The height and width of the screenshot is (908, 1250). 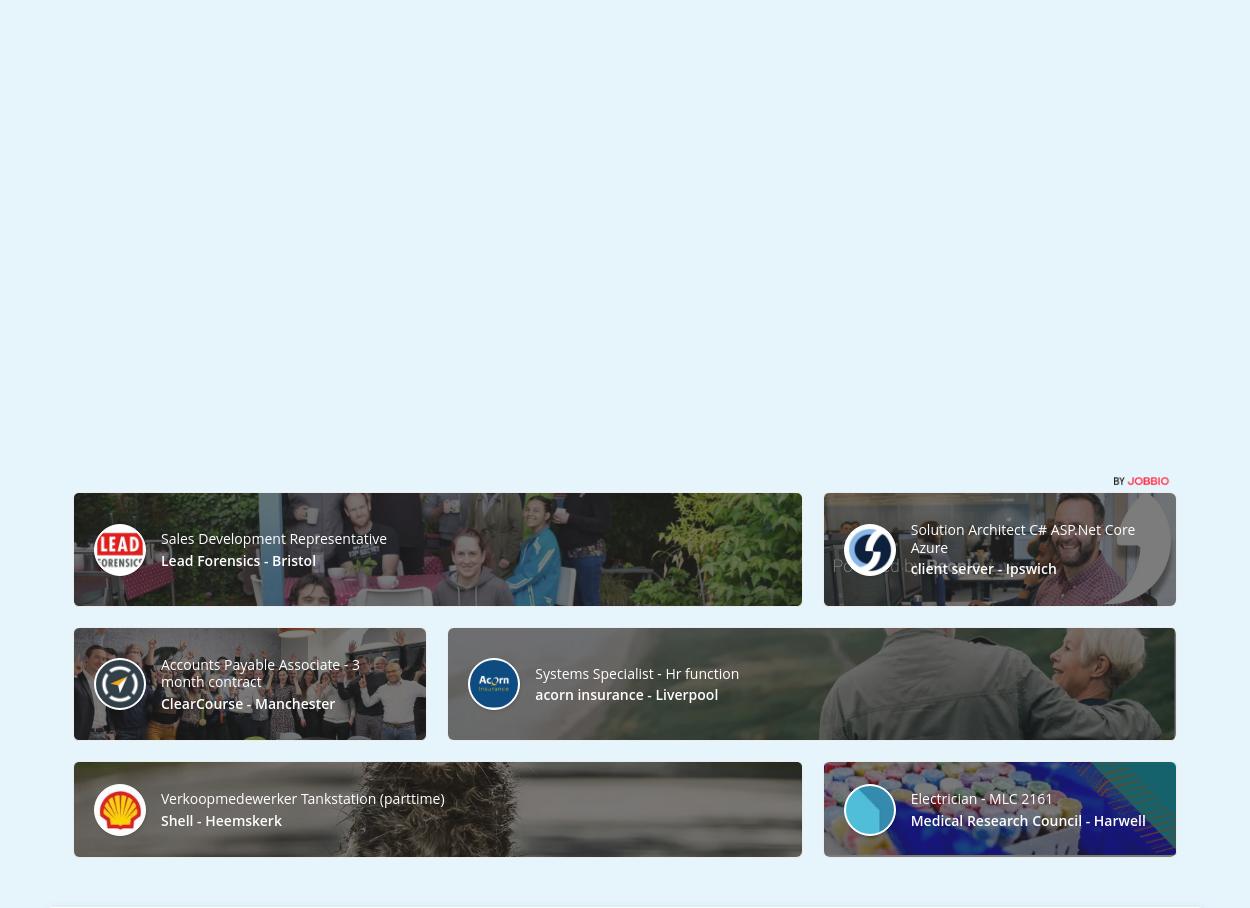 What do you see at coordinates (1022, 536) in the screenshot?
I see `'Solution Architect C# ASP.Net Core Azure'` at bounding box center [1022, 536].